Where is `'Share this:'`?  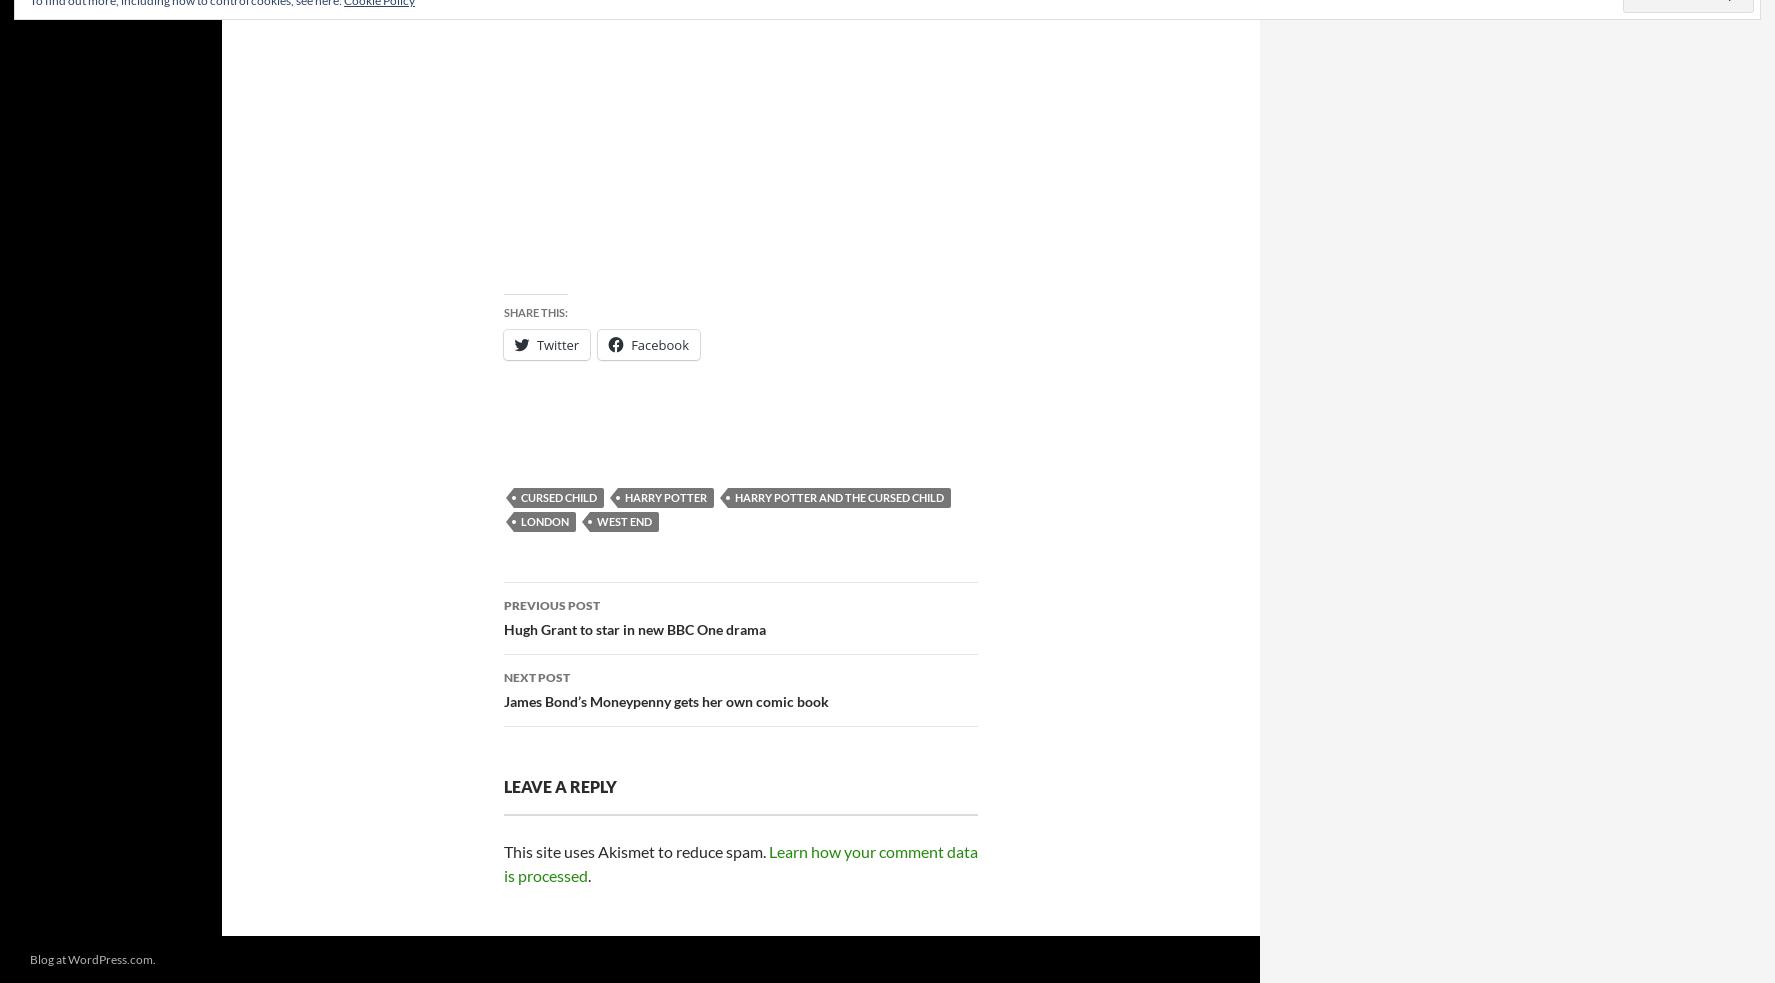
'Share this:' is located at coordinates (502, 312).